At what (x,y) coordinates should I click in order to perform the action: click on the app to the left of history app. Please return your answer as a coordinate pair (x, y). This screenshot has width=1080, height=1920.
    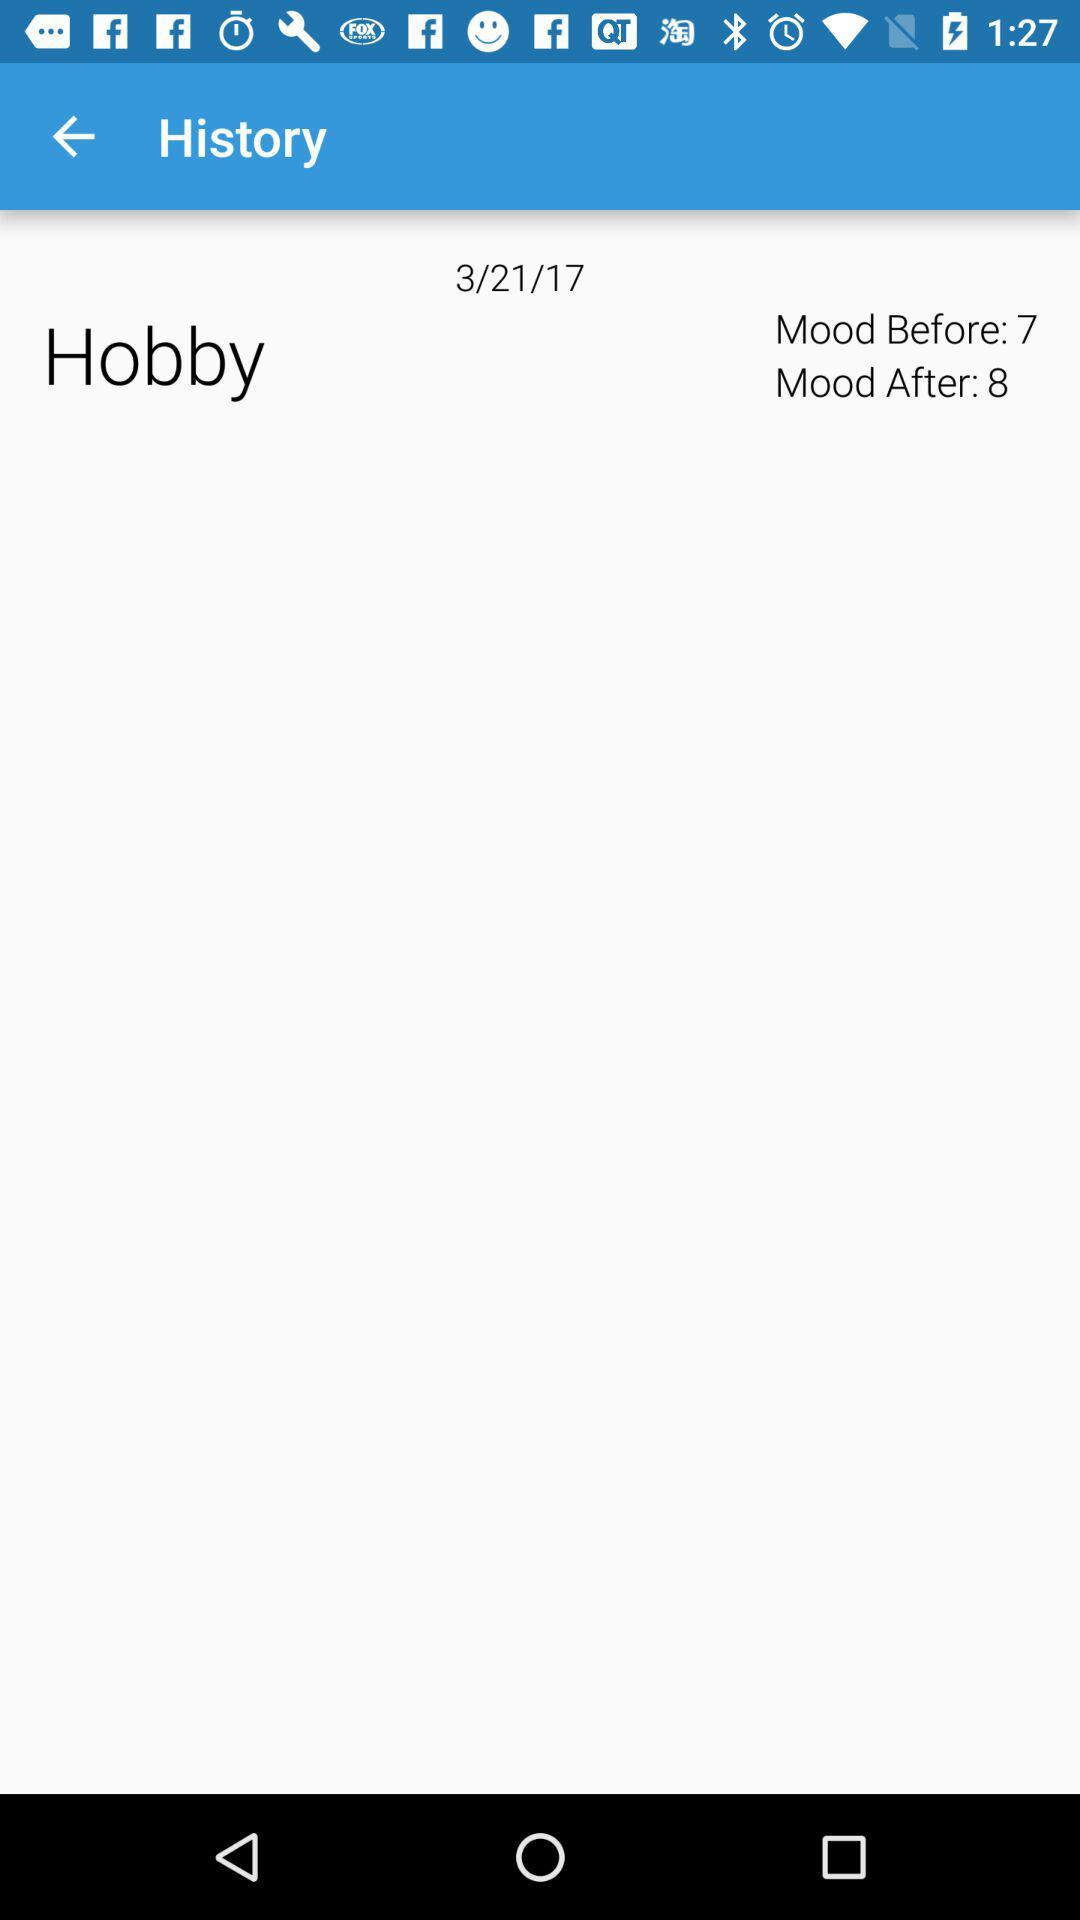
    Looking at the image, I should click on (72, 135).